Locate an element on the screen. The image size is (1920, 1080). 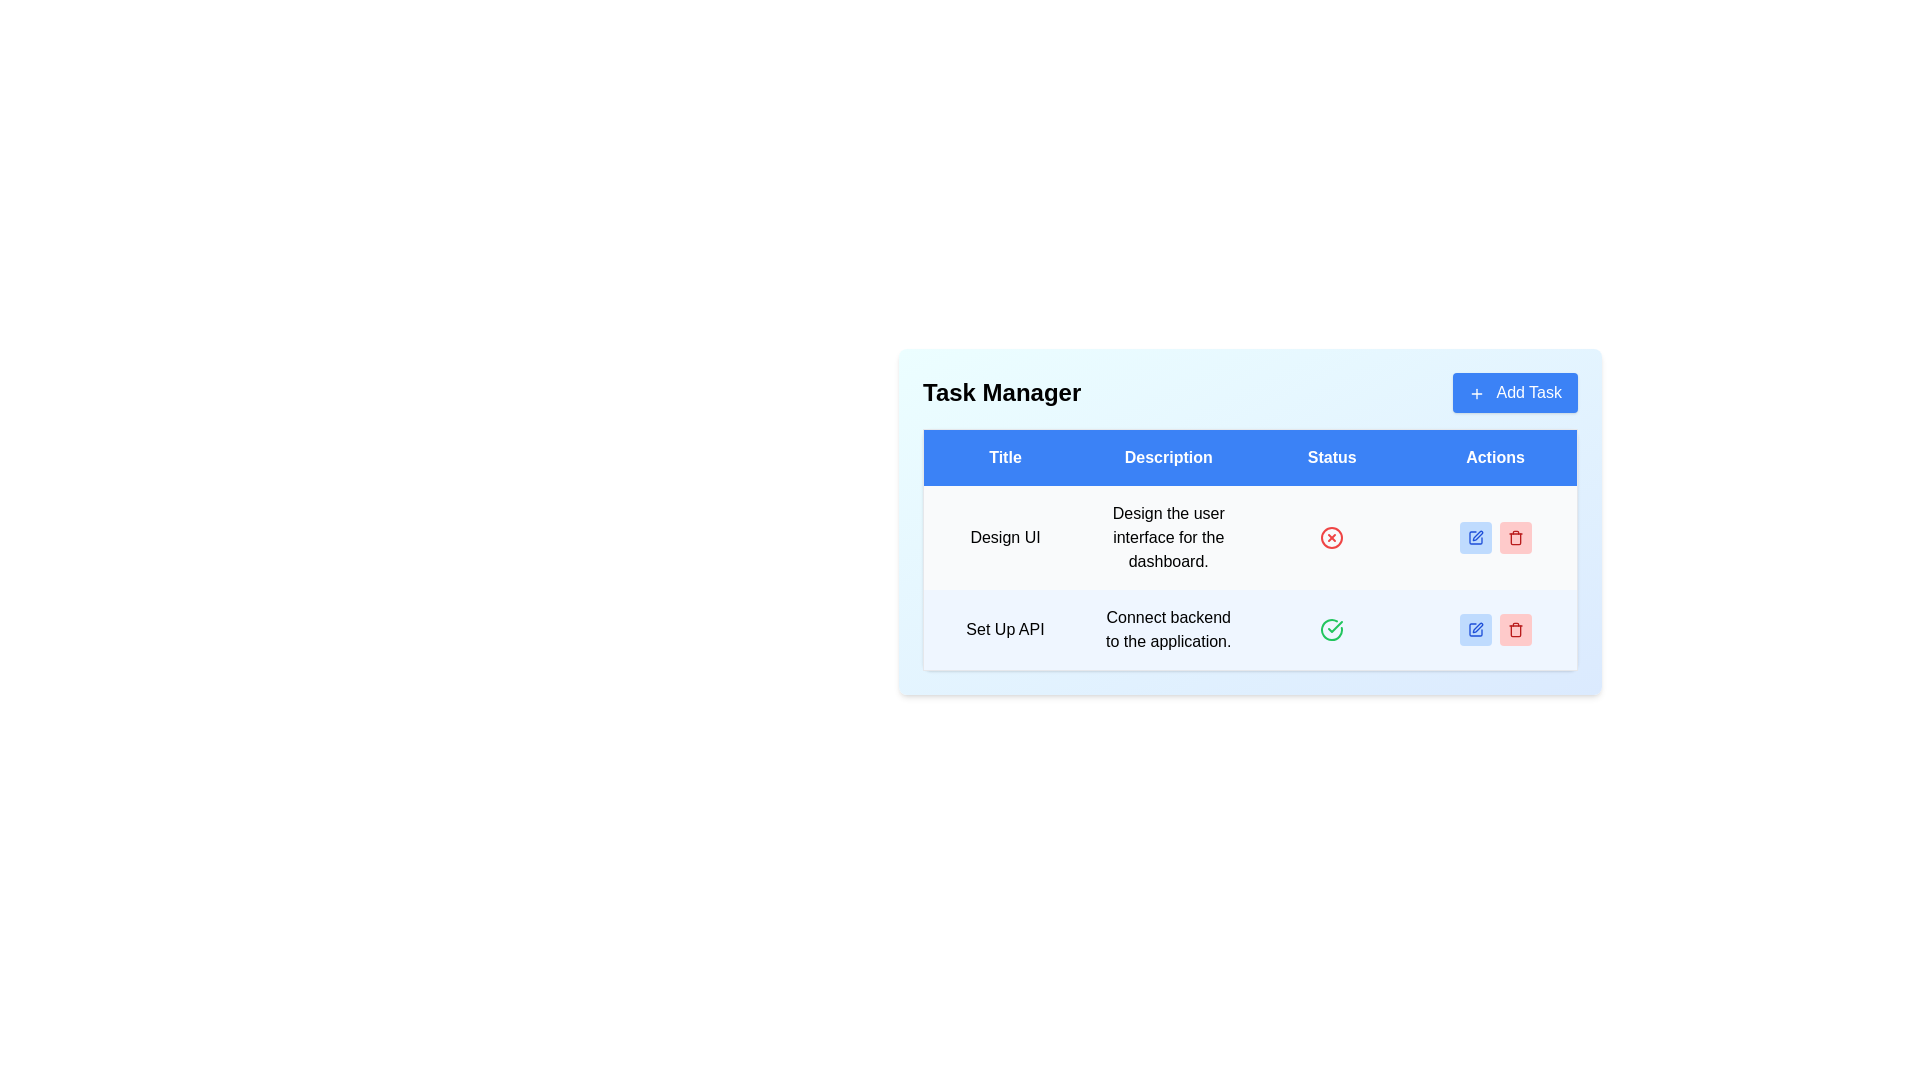
the red circular icon with a cross inside, located in the 'Status' column of the first row in the task list under 'Task Manager', which aligns with the task titled 'Design UI' is located at coordinates (1332, 537).